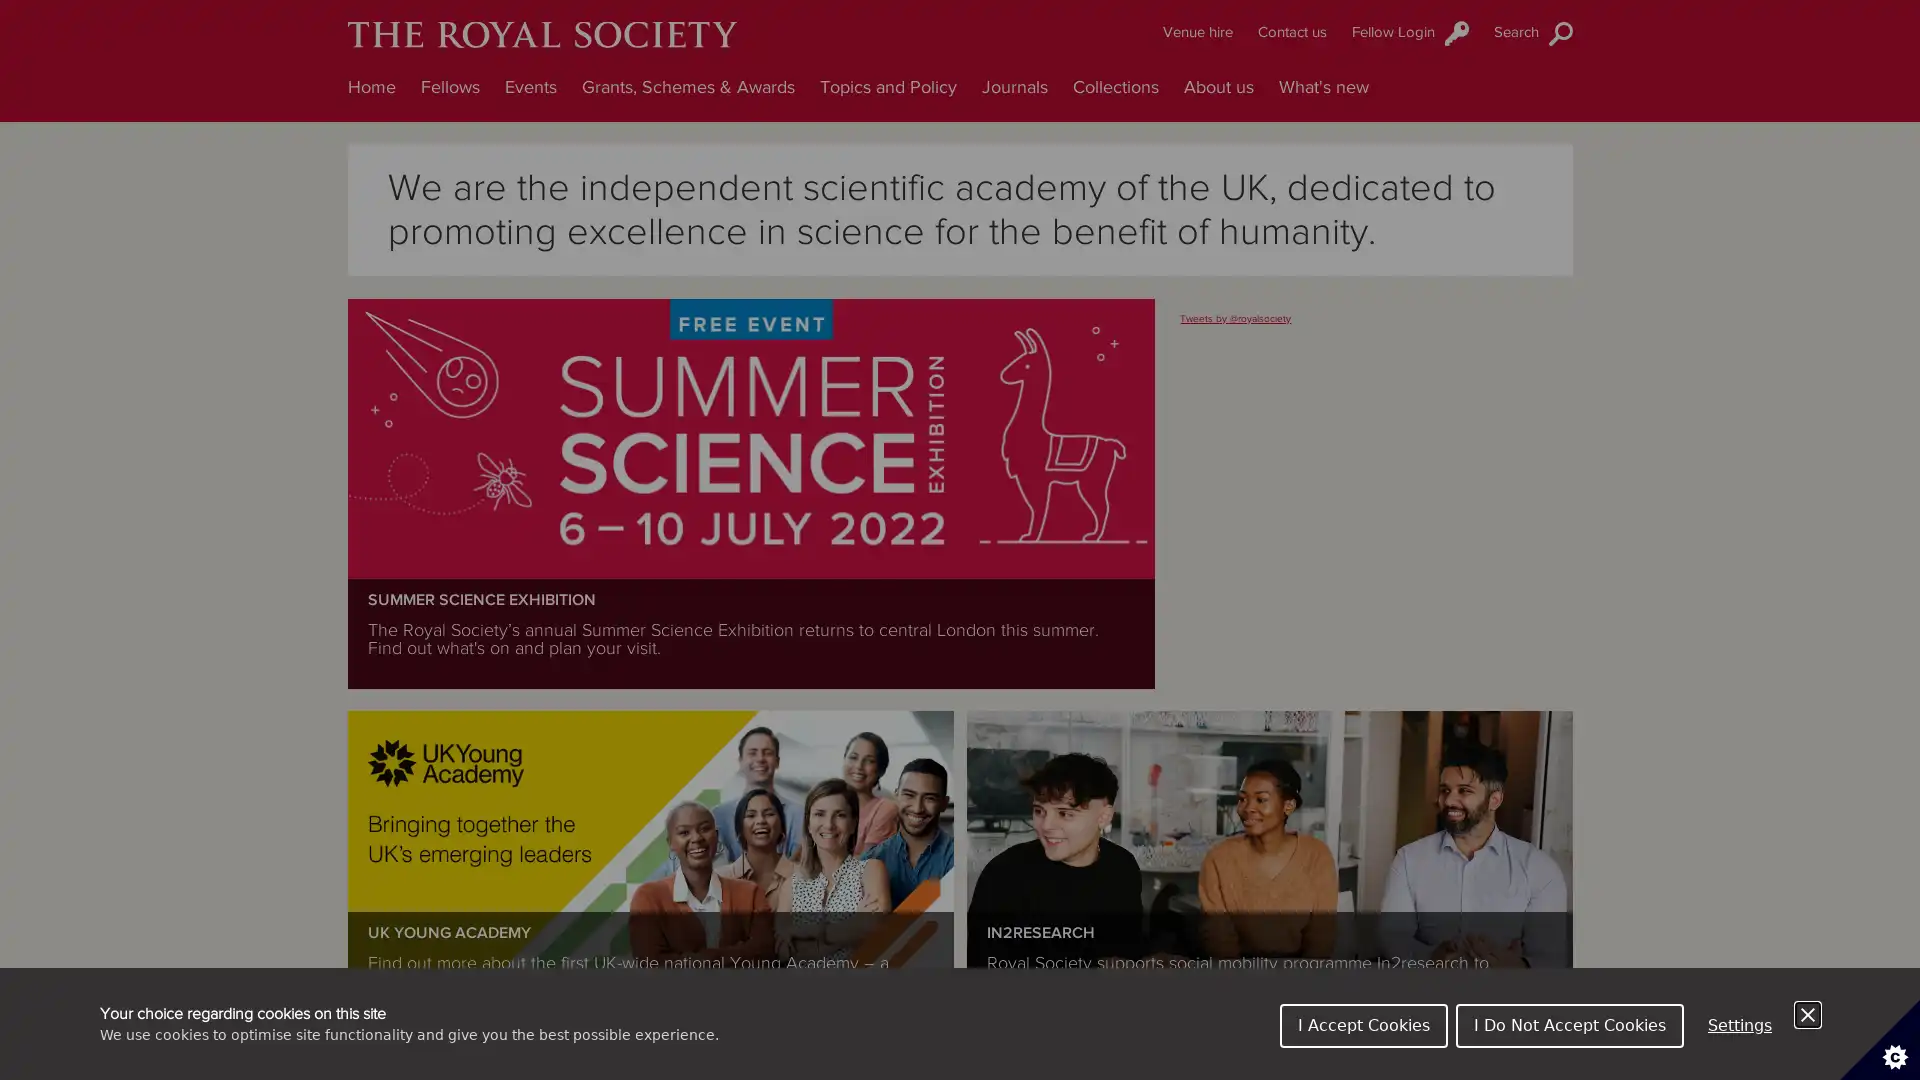 The width and height of the screenshot is (1920, 1080). What do you see at coordinates (1808, 1014) in the screenshot?
I see `Close Cookie Control` at bounding box center [1808, 1014].